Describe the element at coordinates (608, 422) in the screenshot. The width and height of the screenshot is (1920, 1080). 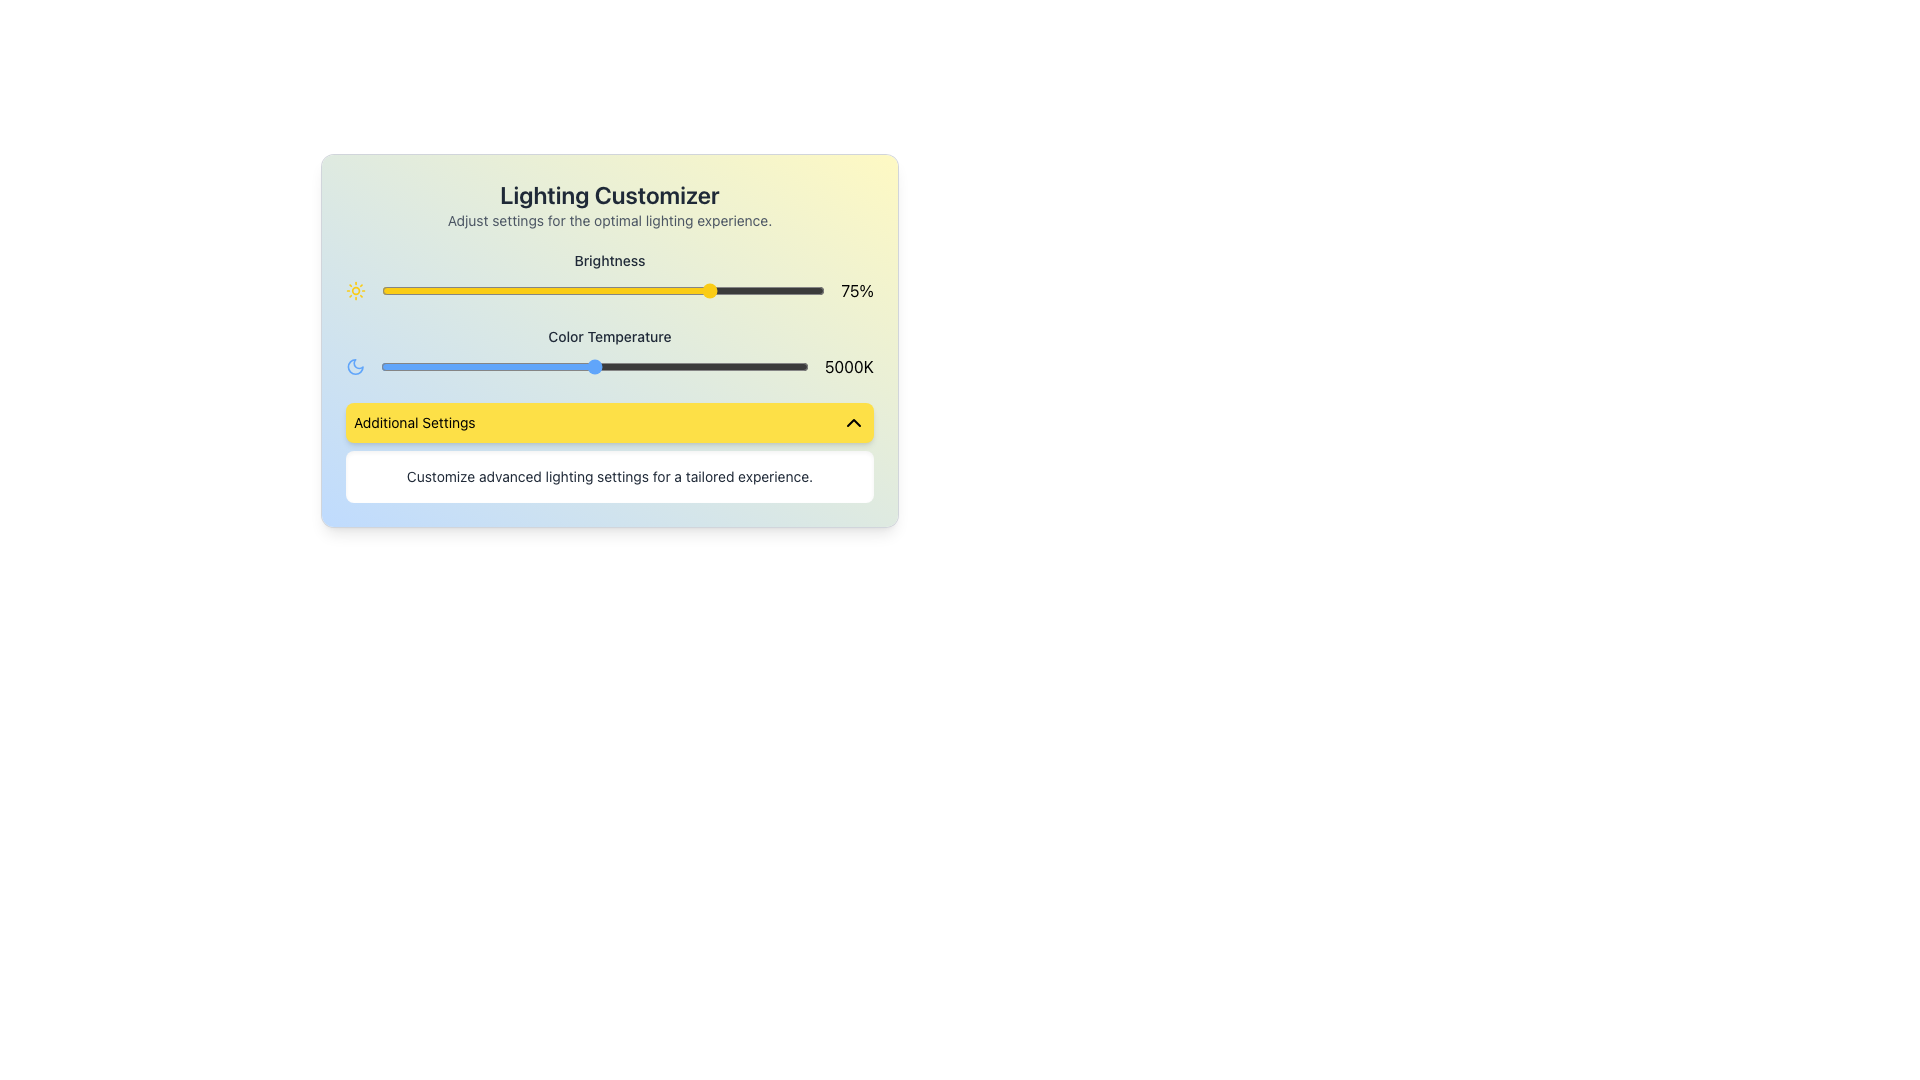
I see `the toggle button located within the 'Lighting Customizer' card` at that location.